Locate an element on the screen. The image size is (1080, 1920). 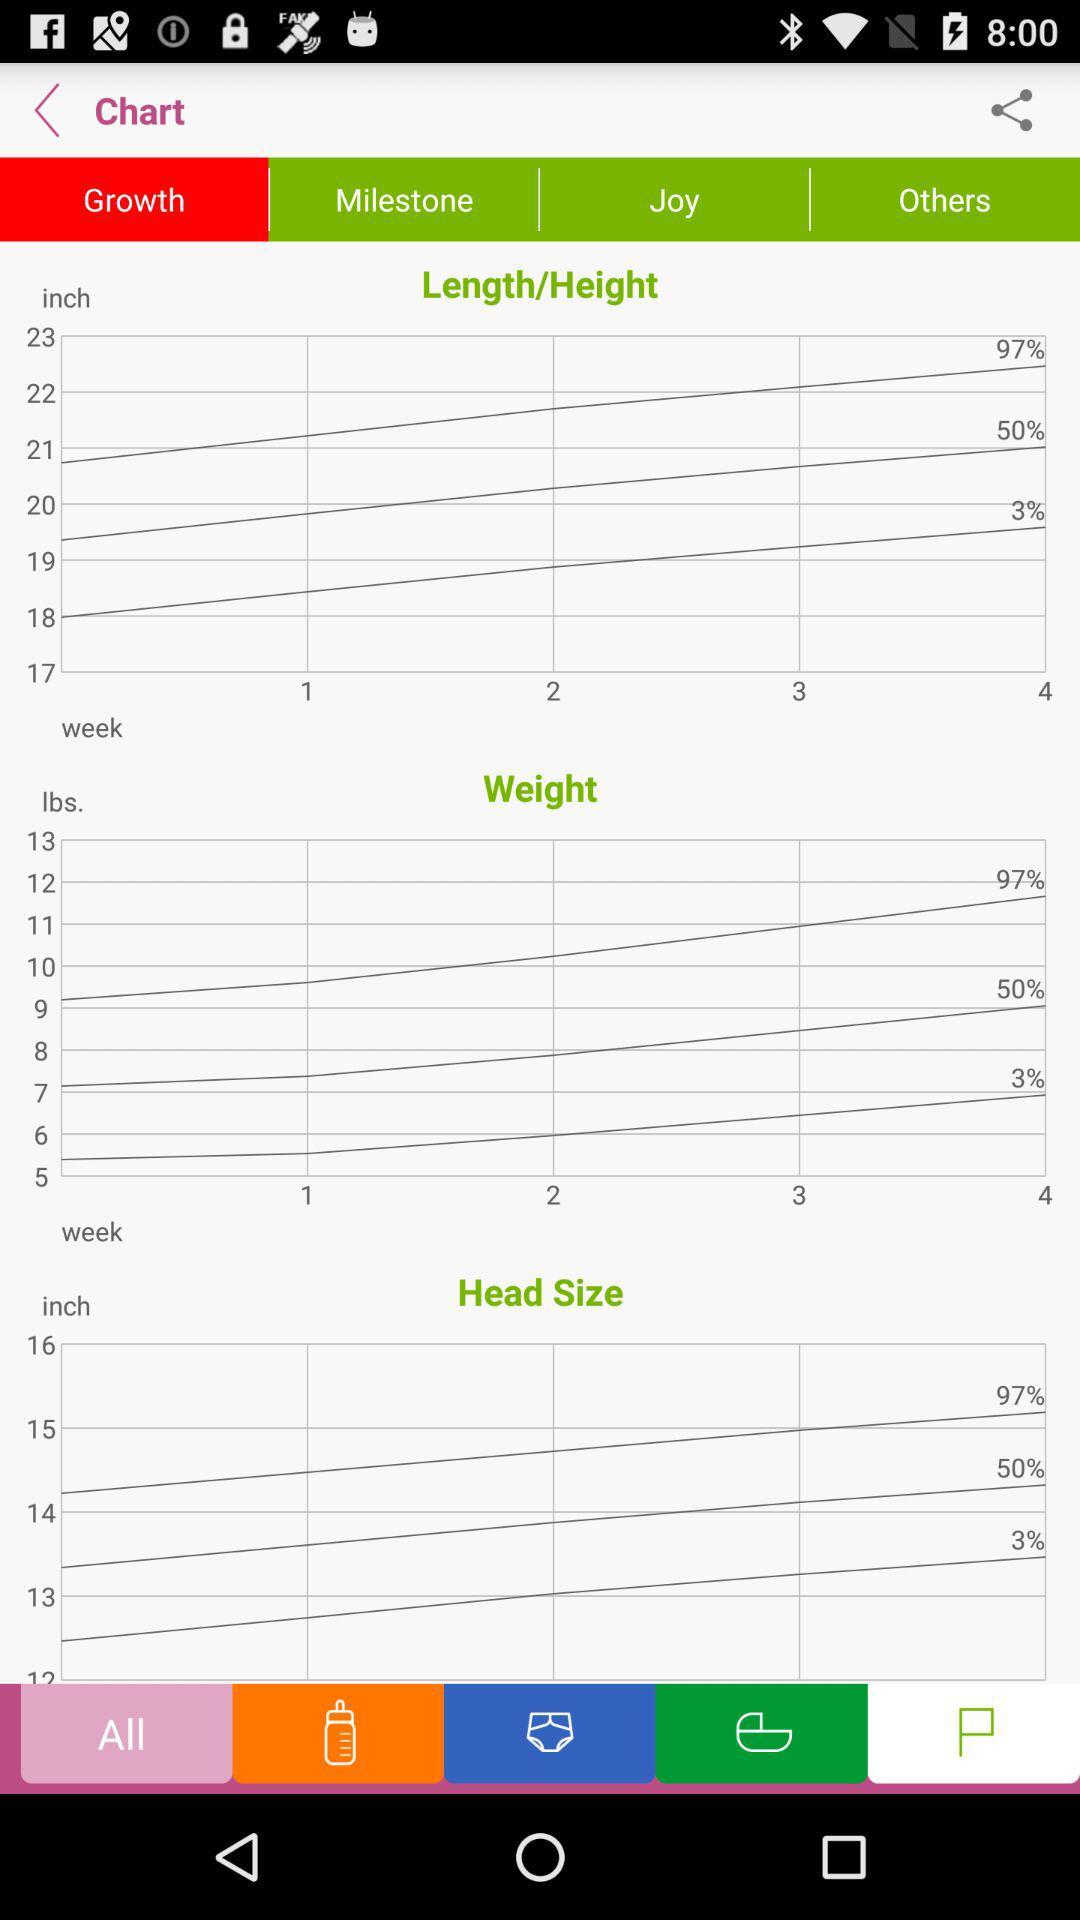
diaper log is located at coordinates (549, 1737).